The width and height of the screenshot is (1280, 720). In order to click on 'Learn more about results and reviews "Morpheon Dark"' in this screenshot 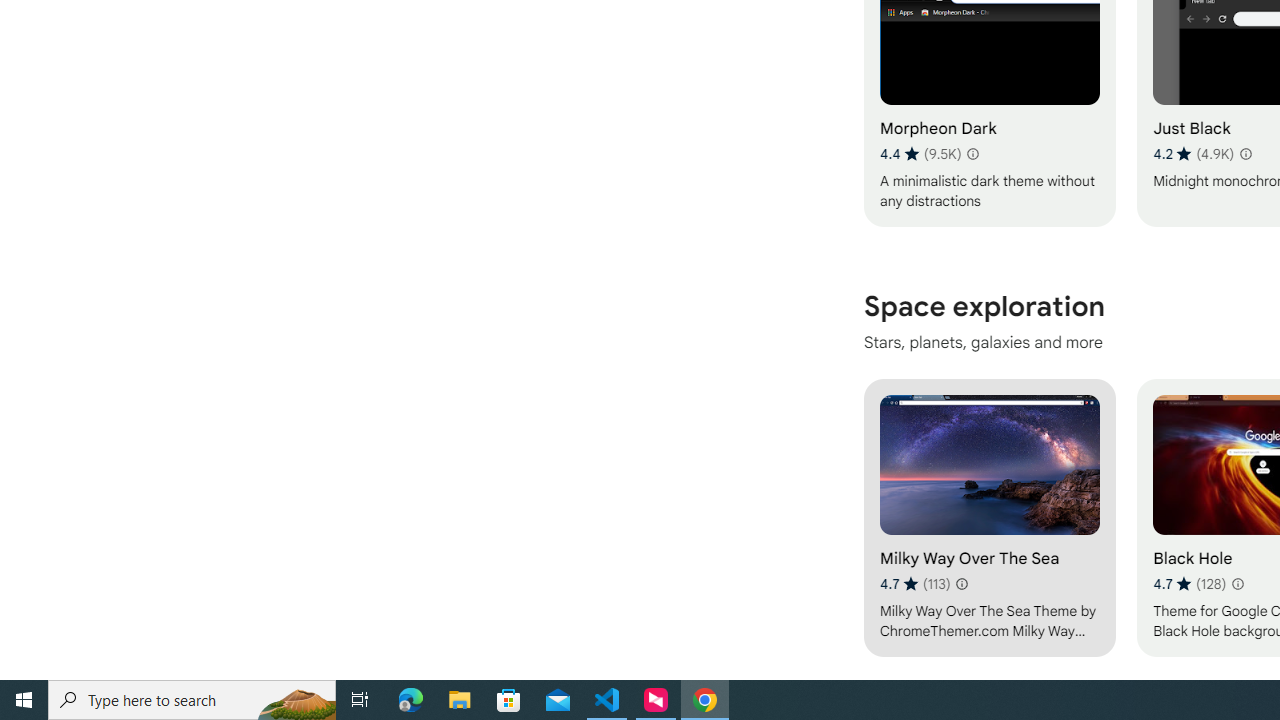, I will do `click(972, 153)`.